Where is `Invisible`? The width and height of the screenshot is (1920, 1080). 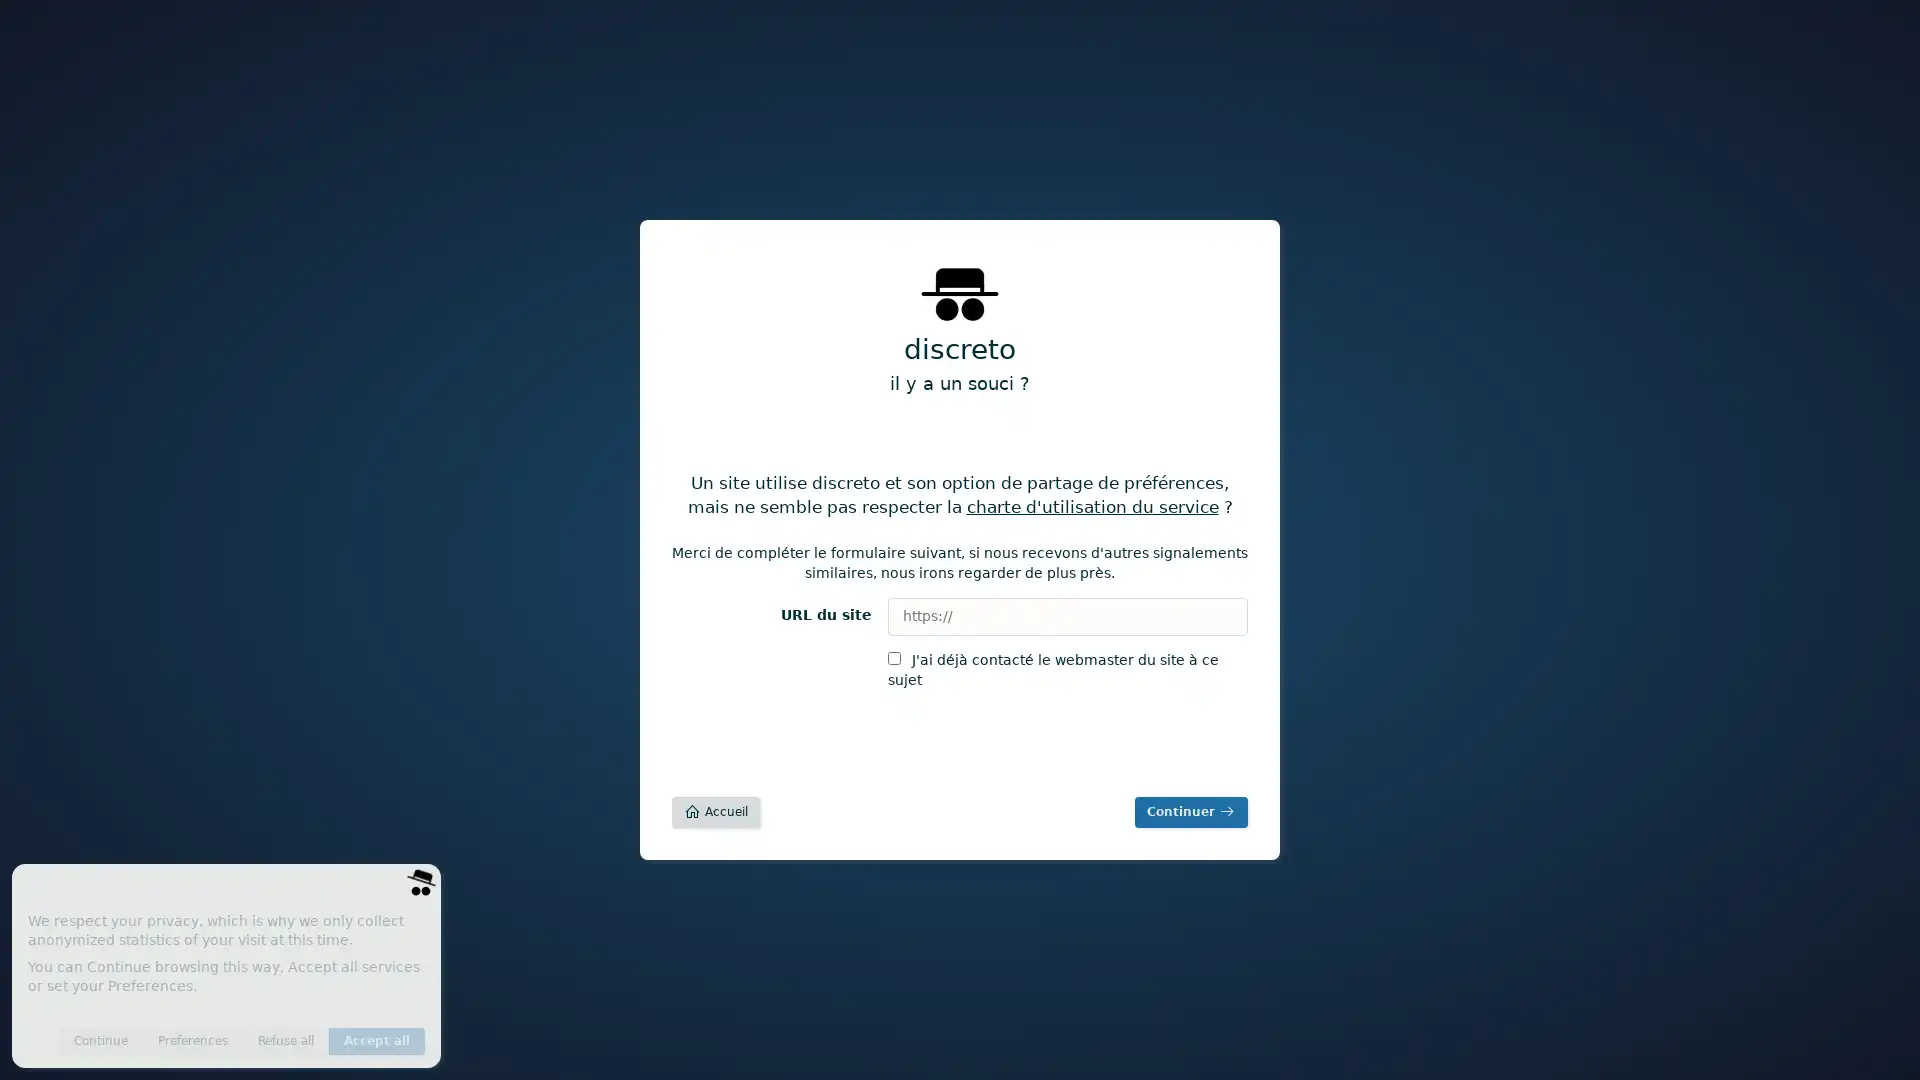 Invisible is located at coordinates (322, 1048).